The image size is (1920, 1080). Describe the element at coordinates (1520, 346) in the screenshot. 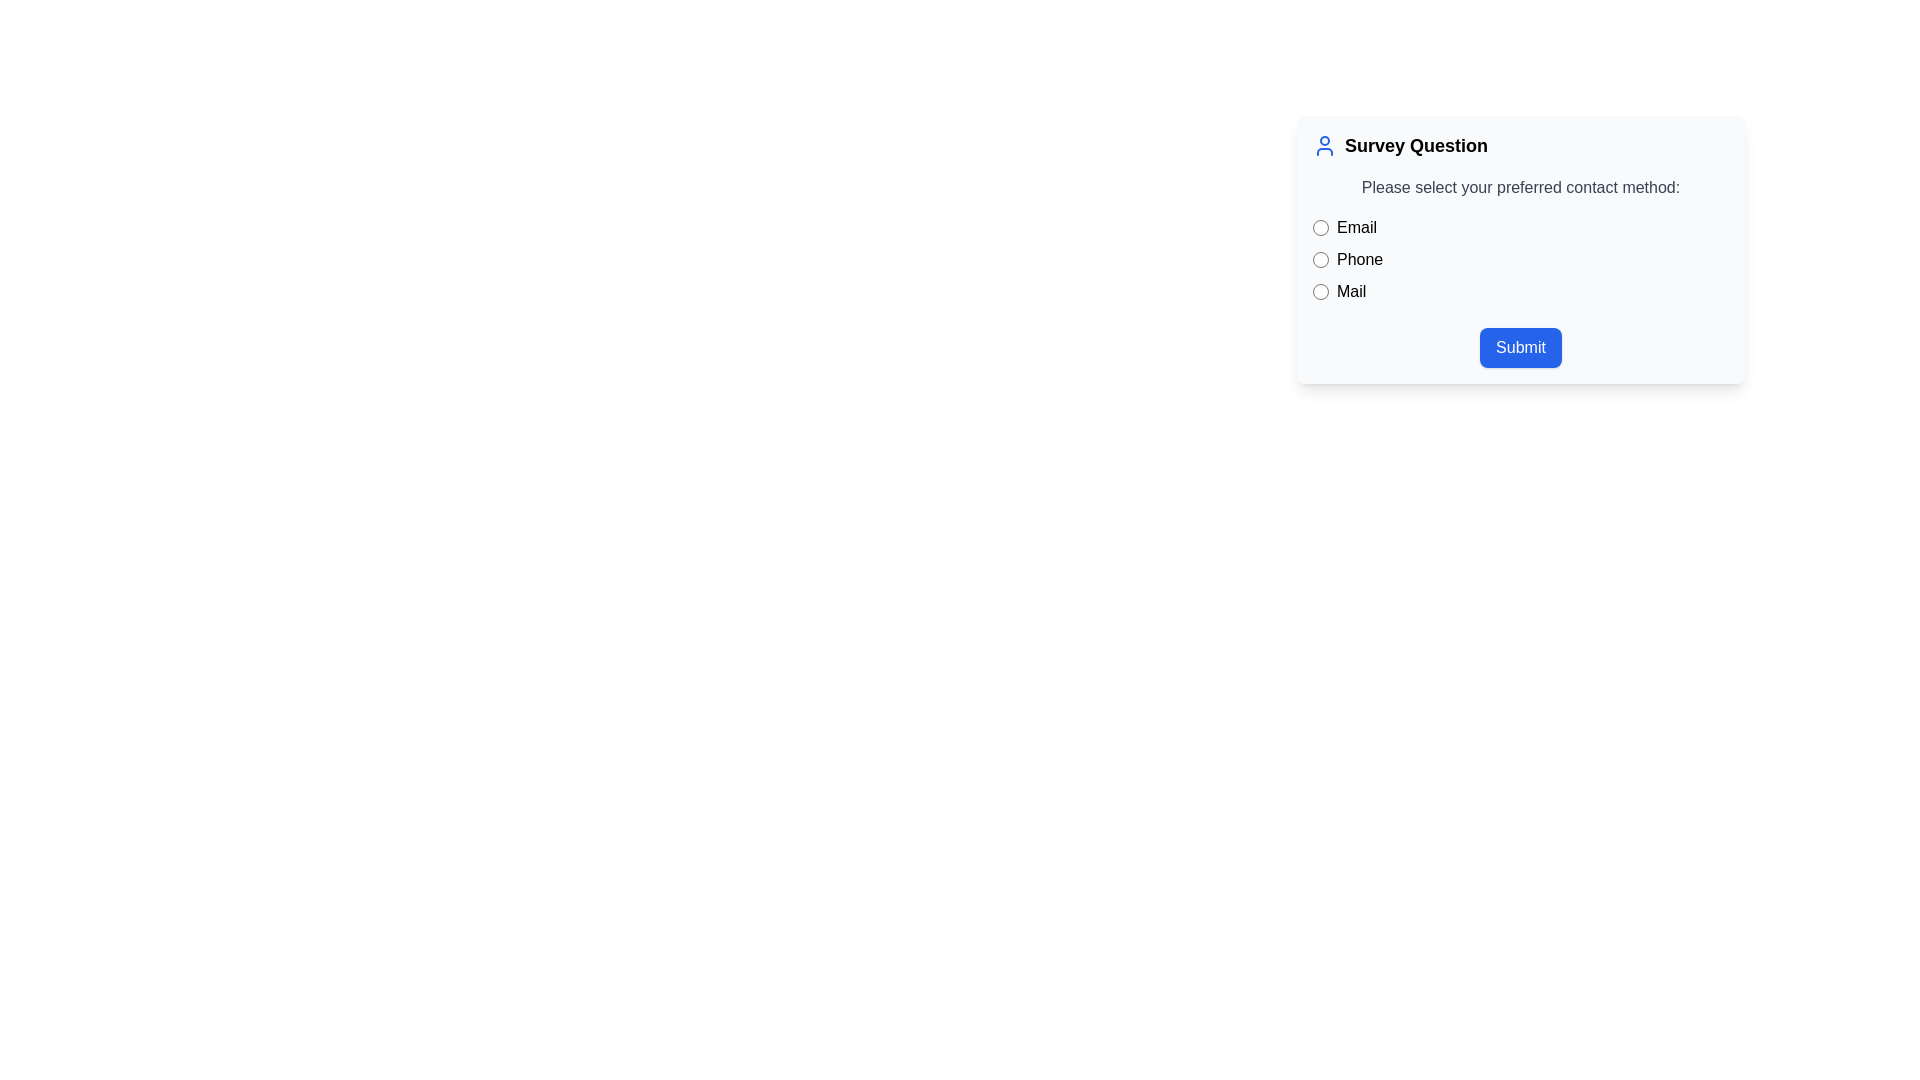

I see `the 'Submit' button, which is a rectangular button with a blue background and white text located at the bottom center of the form section, below the radio button options` at that location.